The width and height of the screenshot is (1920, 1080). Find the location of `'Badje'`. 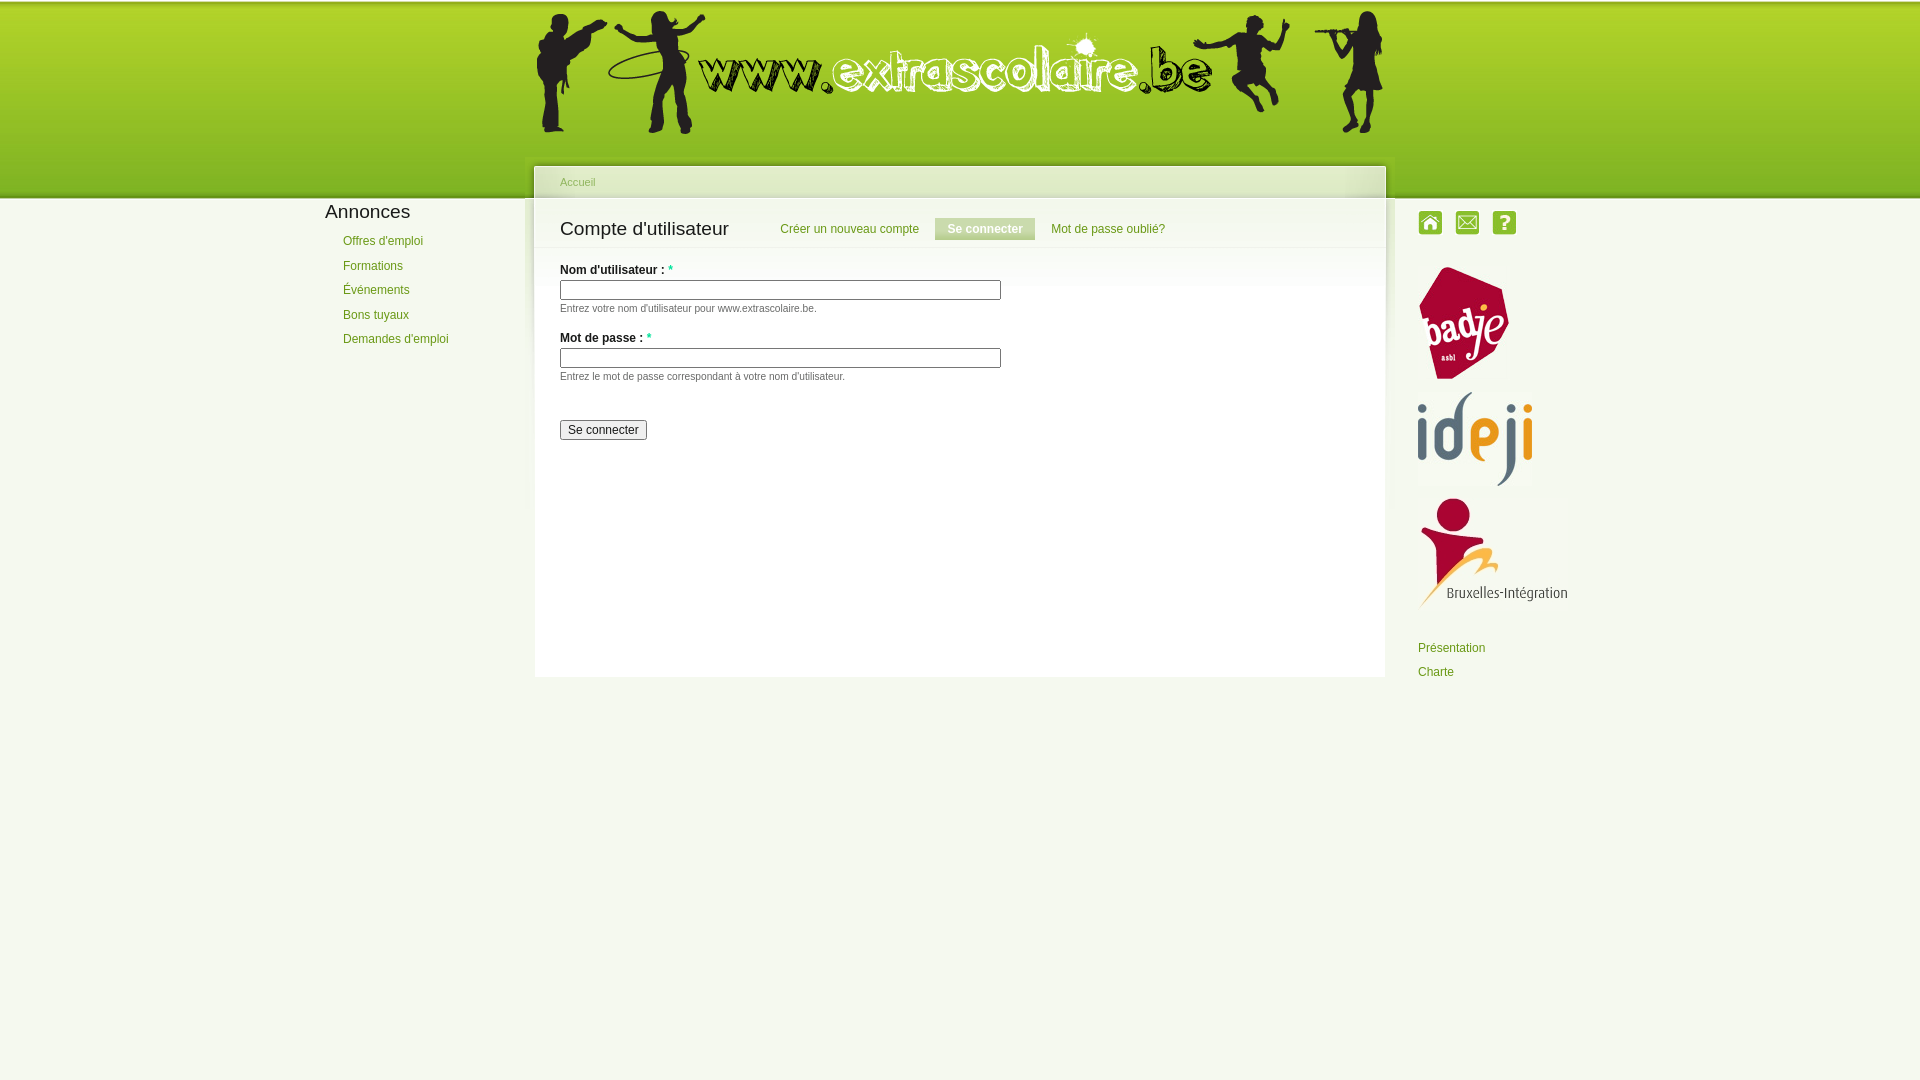

'Badje' is located at coordinates (1464, 322).